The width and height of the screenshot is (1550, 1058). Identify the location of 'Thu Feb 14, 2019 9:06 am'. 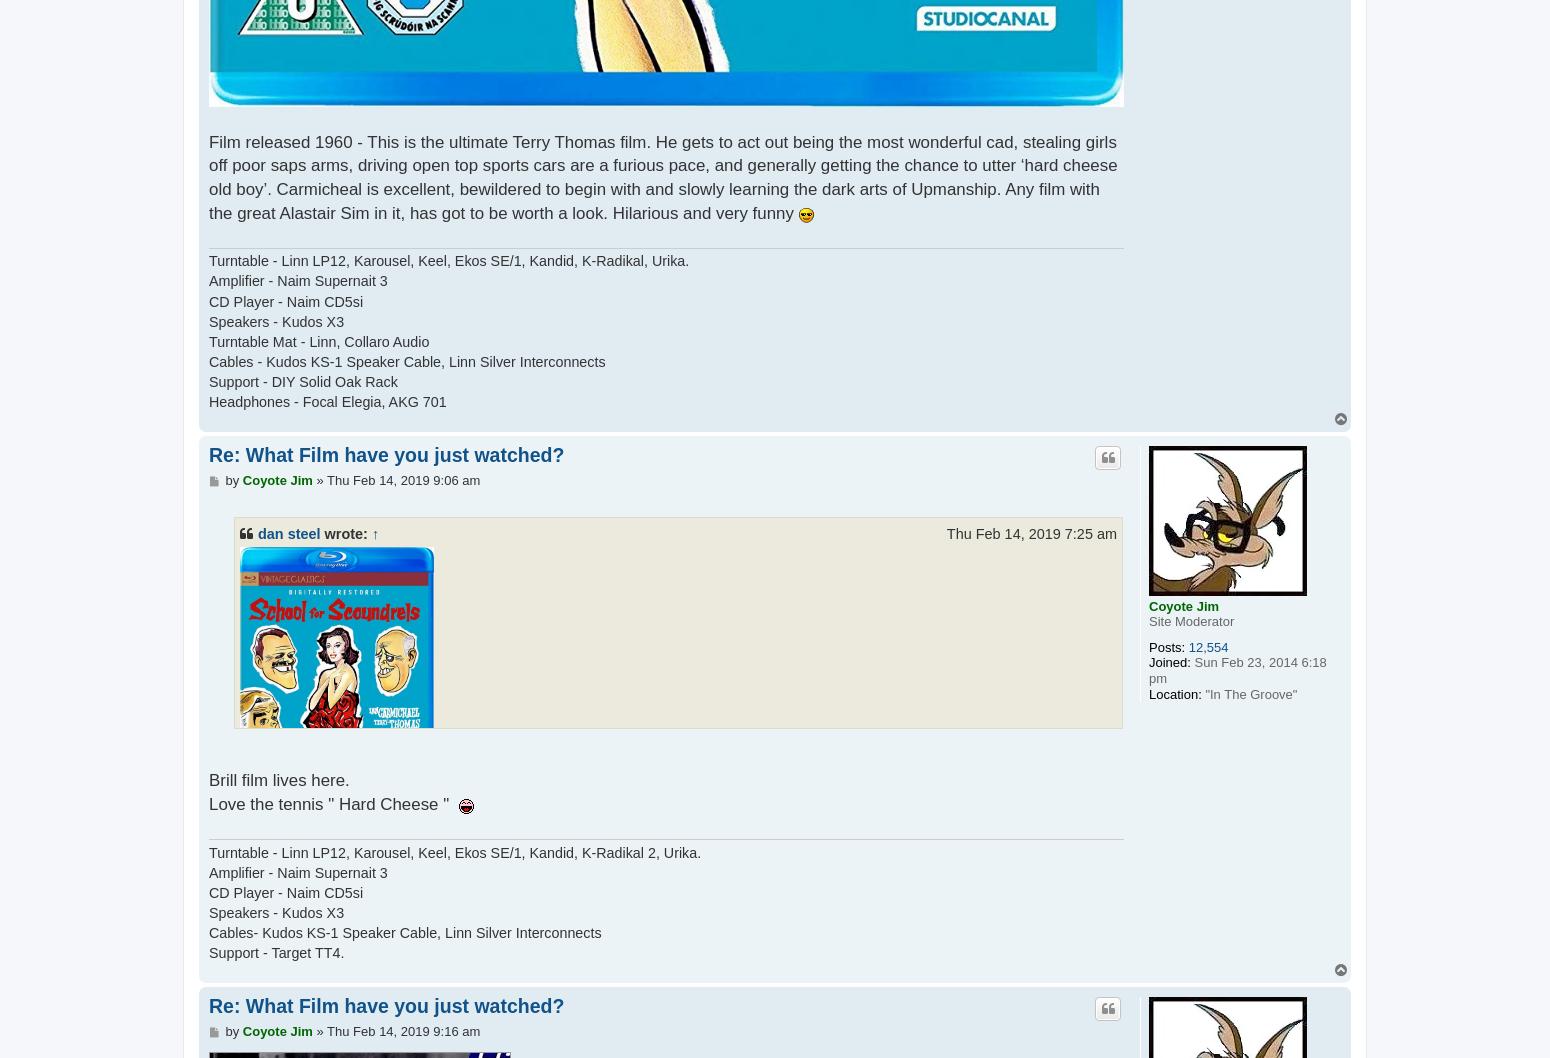
(326, 478).